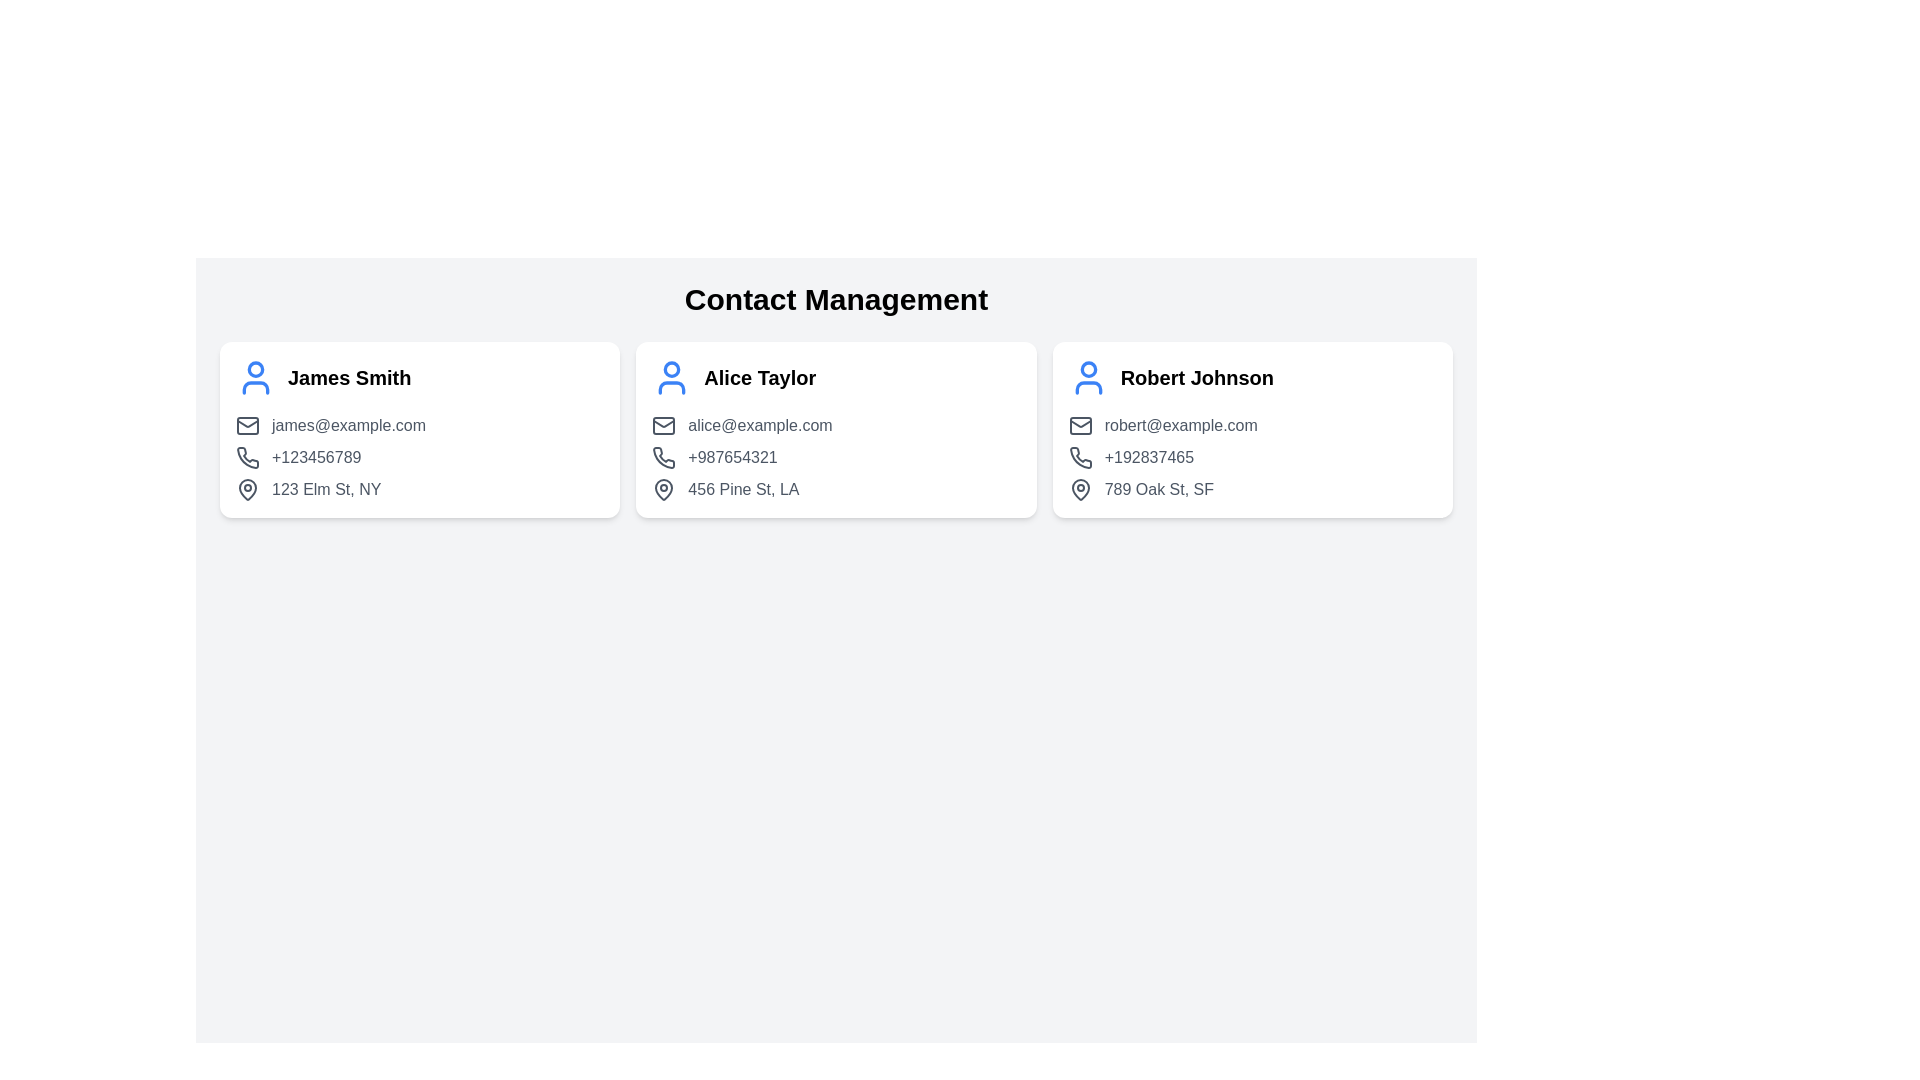 This screenshot has width=1920, height=1080. I want to click on the user silhouette icon styled in blue, located at the upper-left corner of the contact card for 'Robert Johnson', so click(1087, 378).